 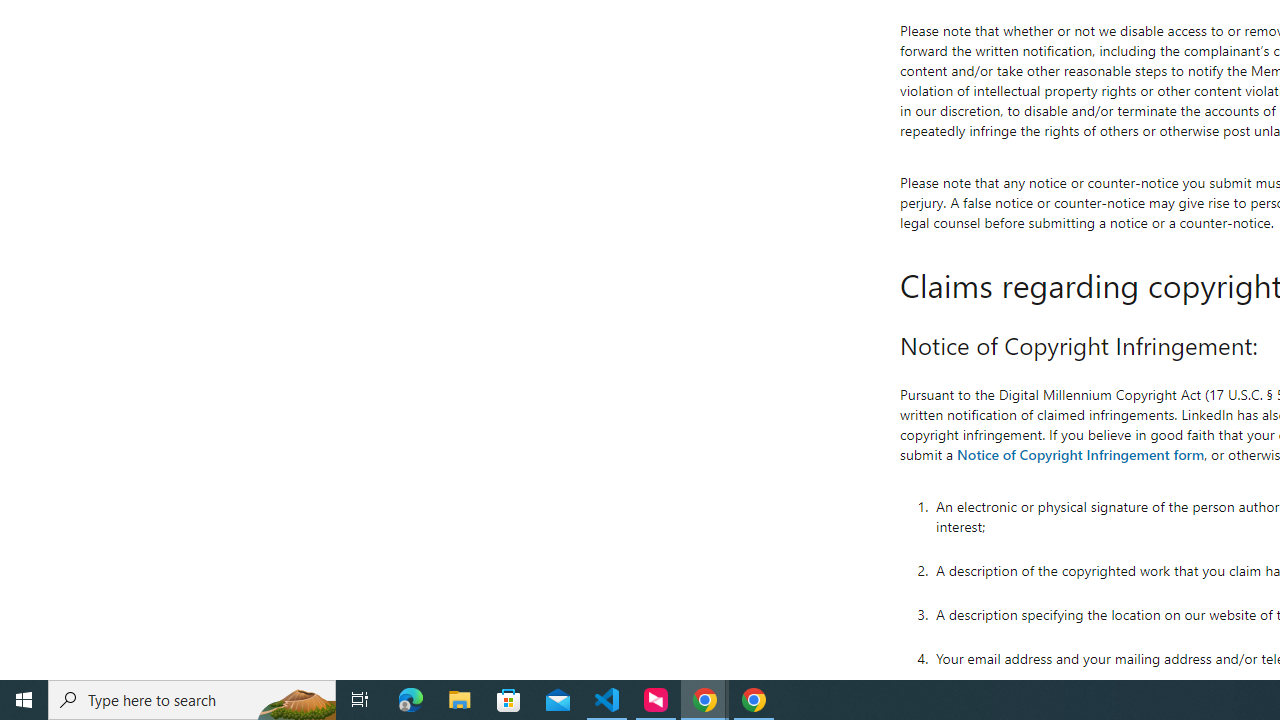 I want to click on 'Notice of Copyright Infringement form', so click(x=1079, y=453).